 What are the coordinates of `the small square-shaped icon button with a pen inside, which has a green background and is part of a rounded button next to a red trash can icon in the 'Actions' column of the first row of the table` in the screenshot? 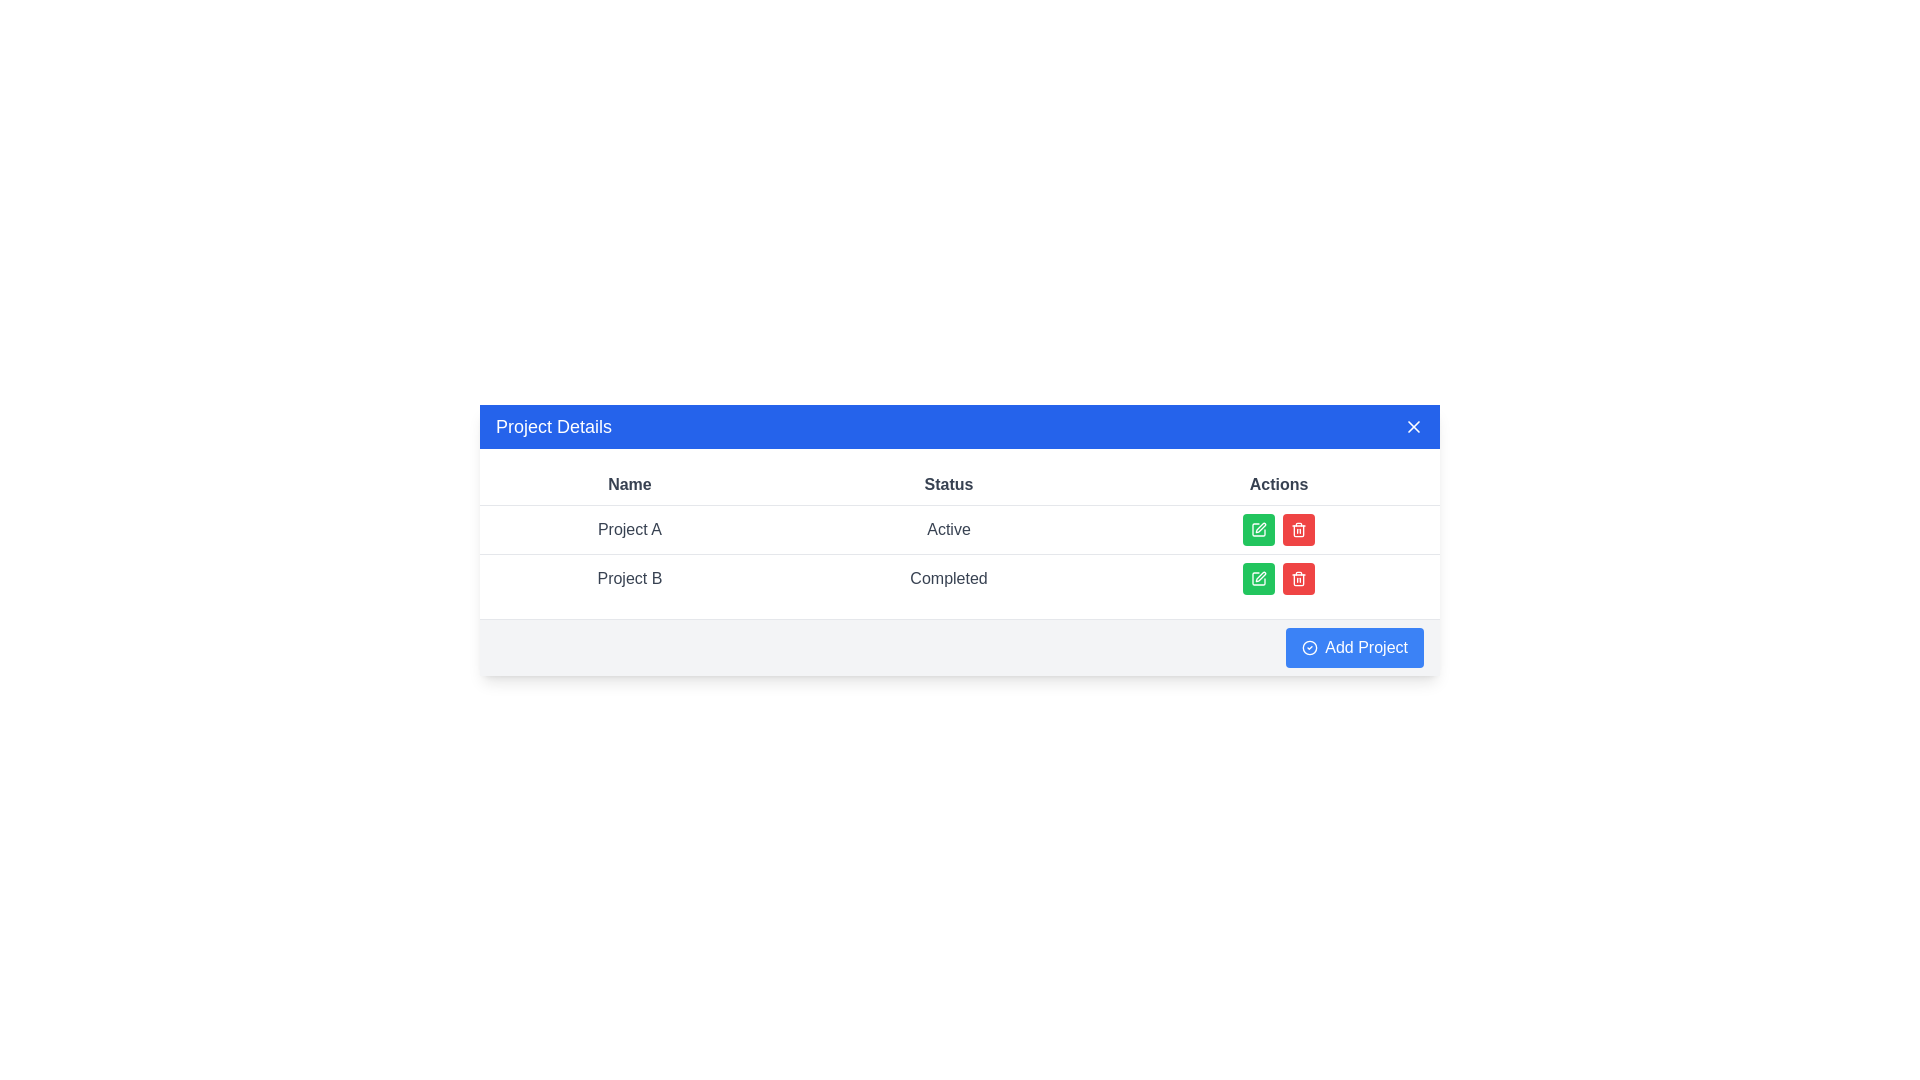 It's located at (1258, 529).